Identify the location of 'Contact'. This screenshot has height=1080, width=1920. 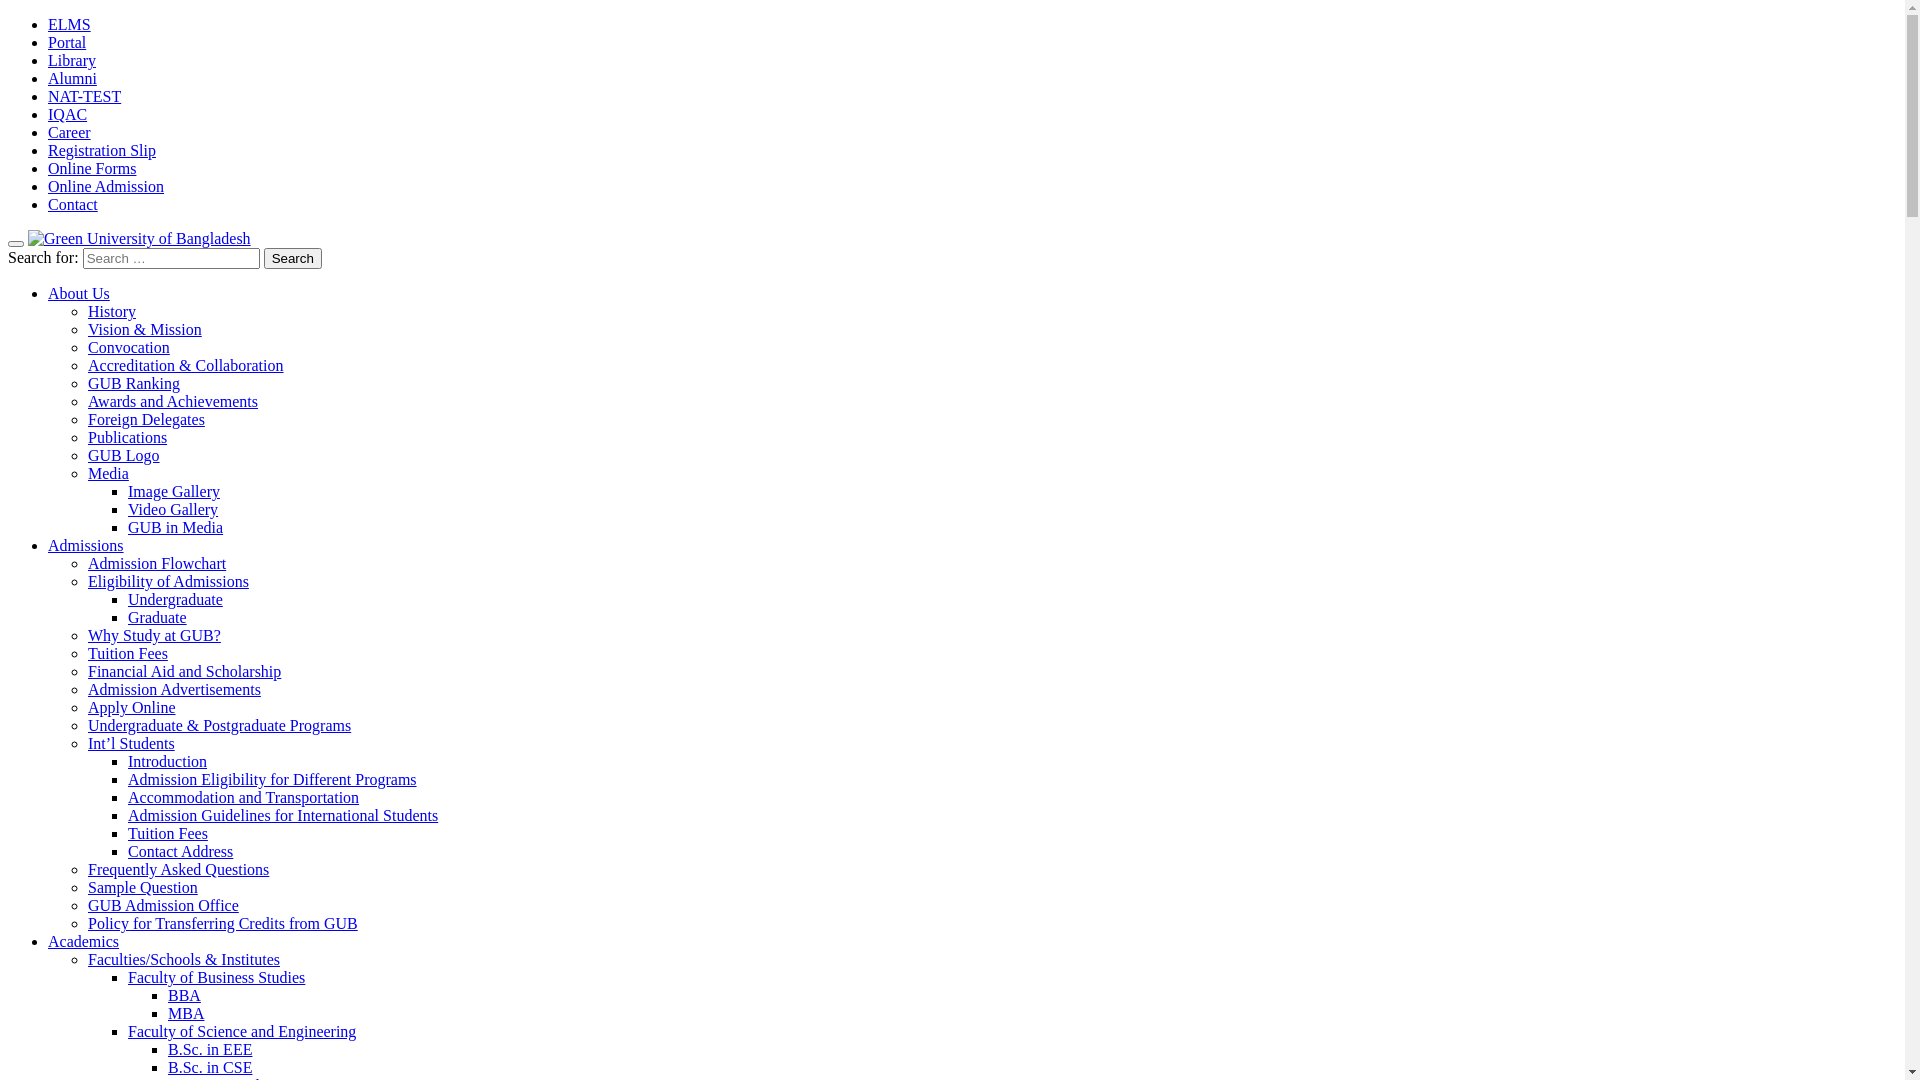
(72, 204).